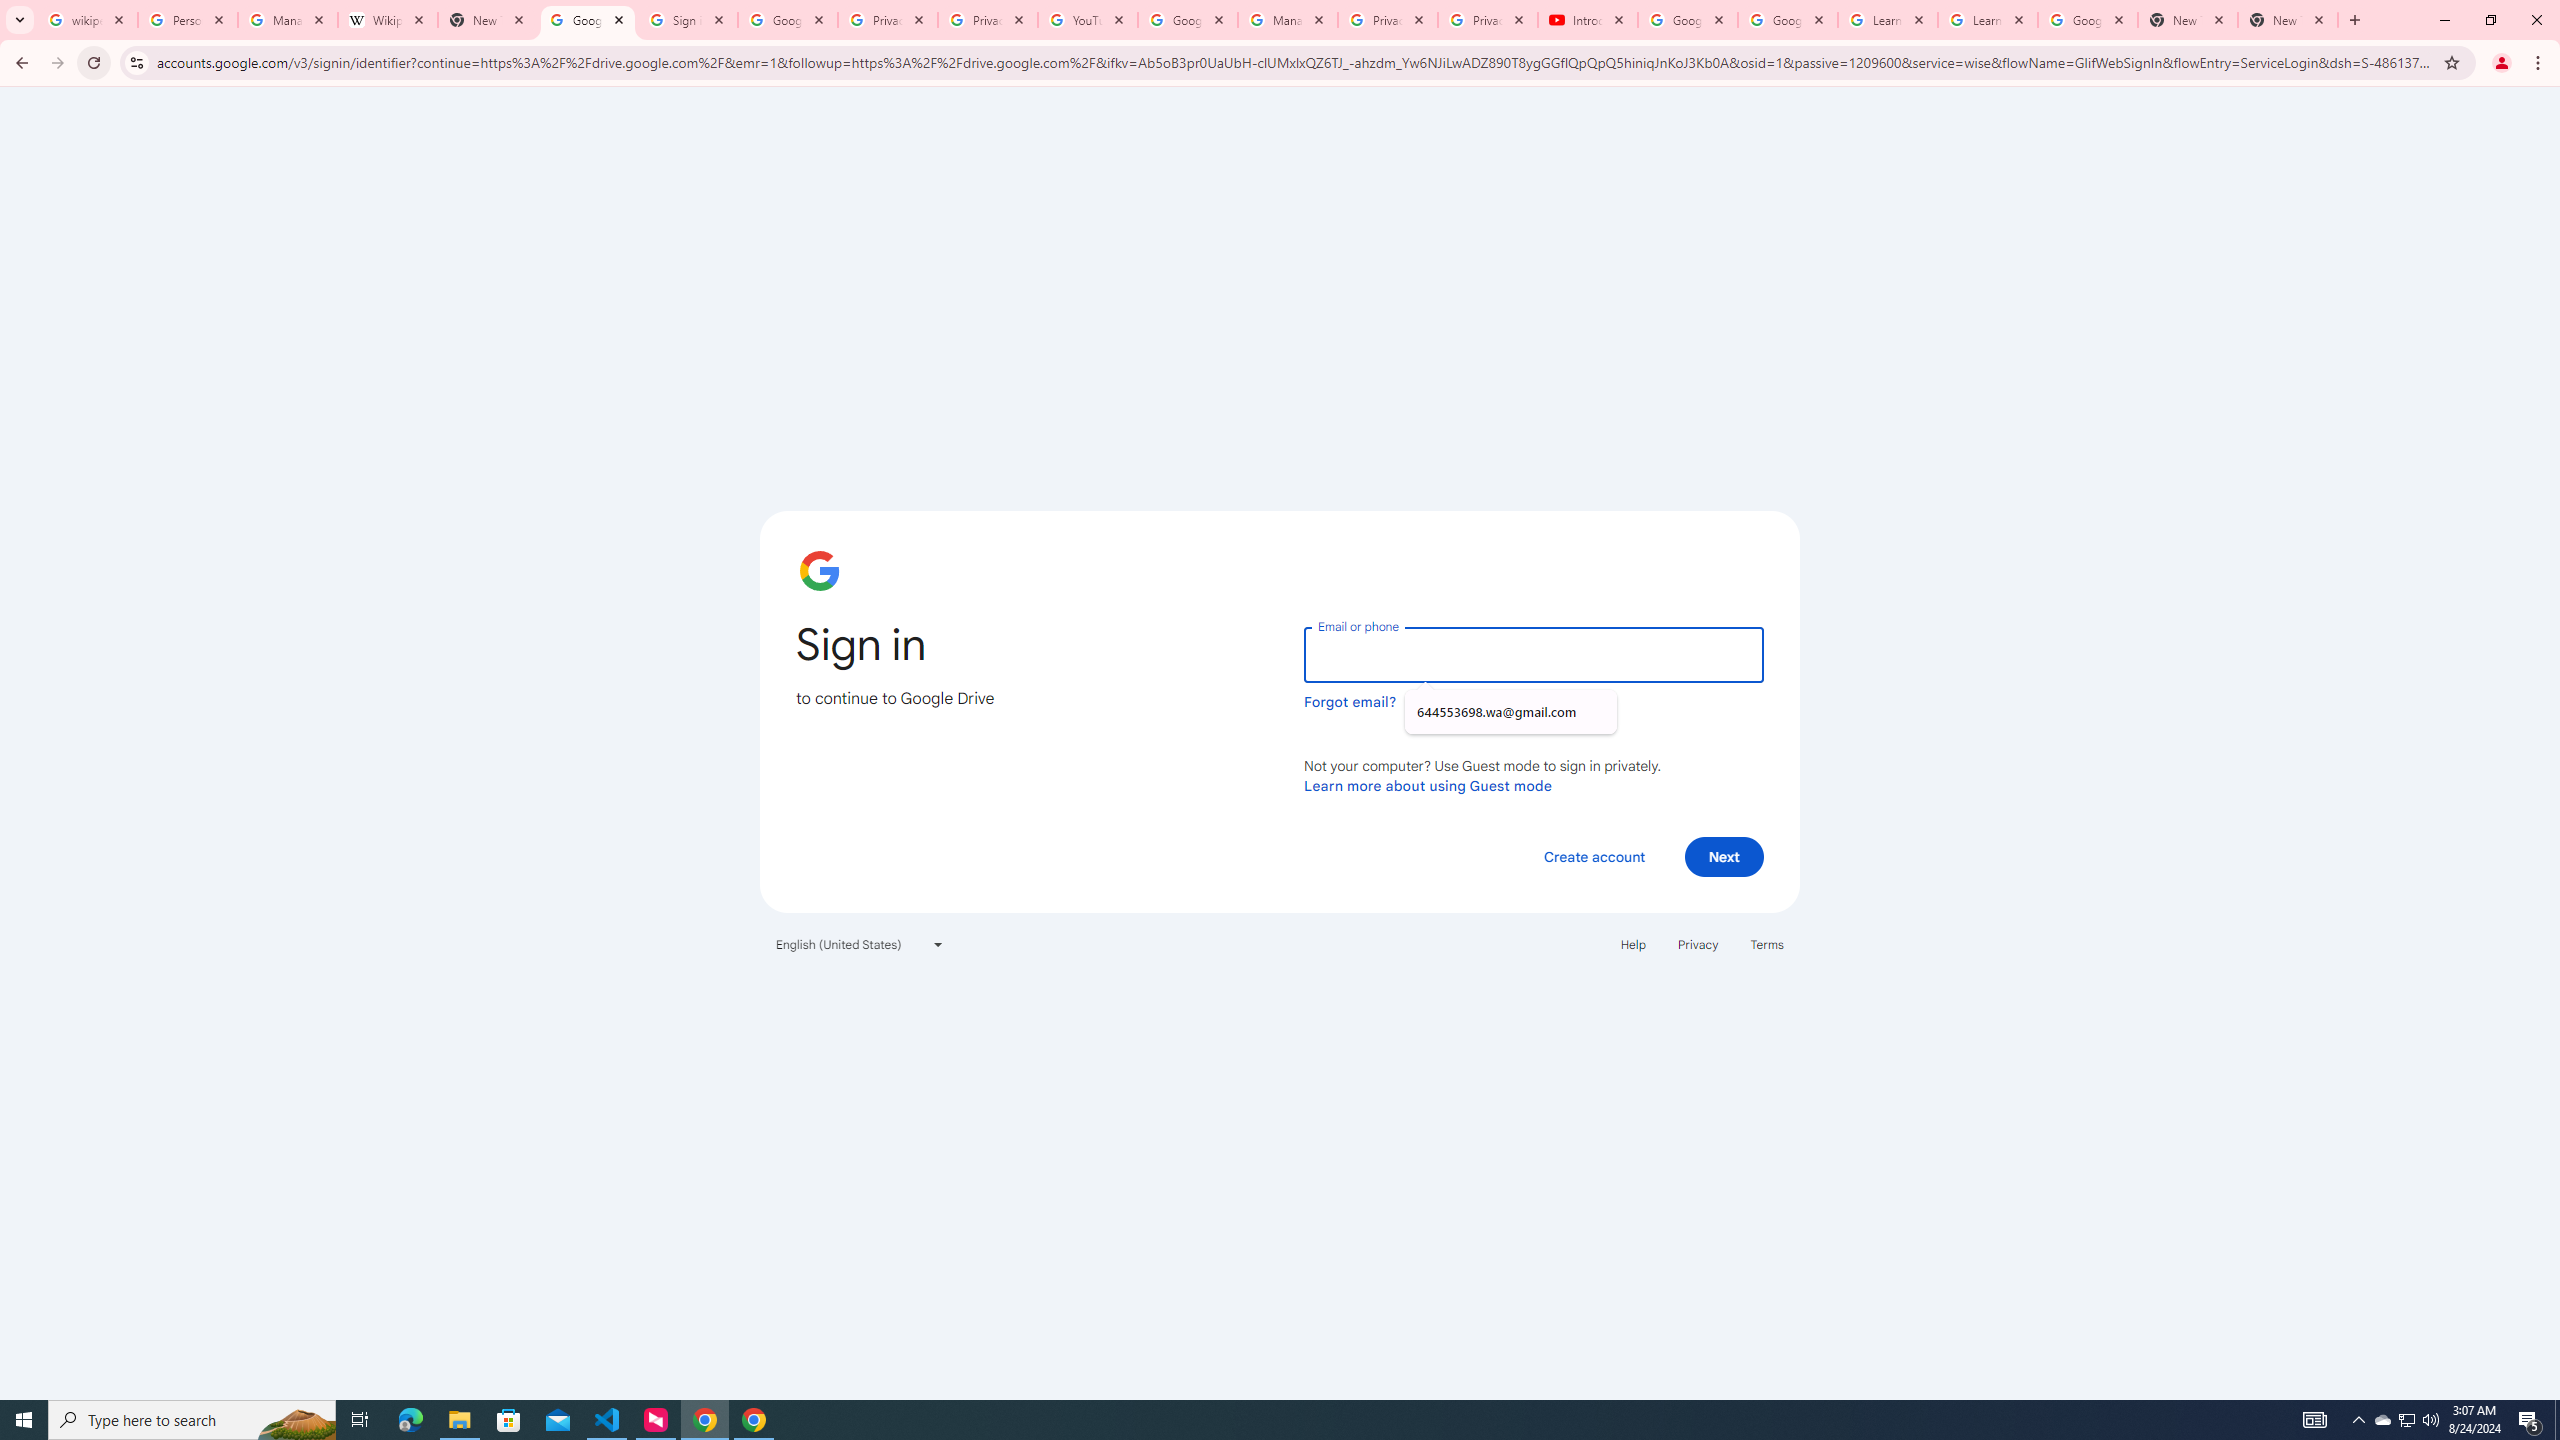 This screenshot has width=2560, height=1440. What do you see at coordinates (1593, 855) in the screenshot?
I see `'Create account'` at bounding box center [1593, 855].